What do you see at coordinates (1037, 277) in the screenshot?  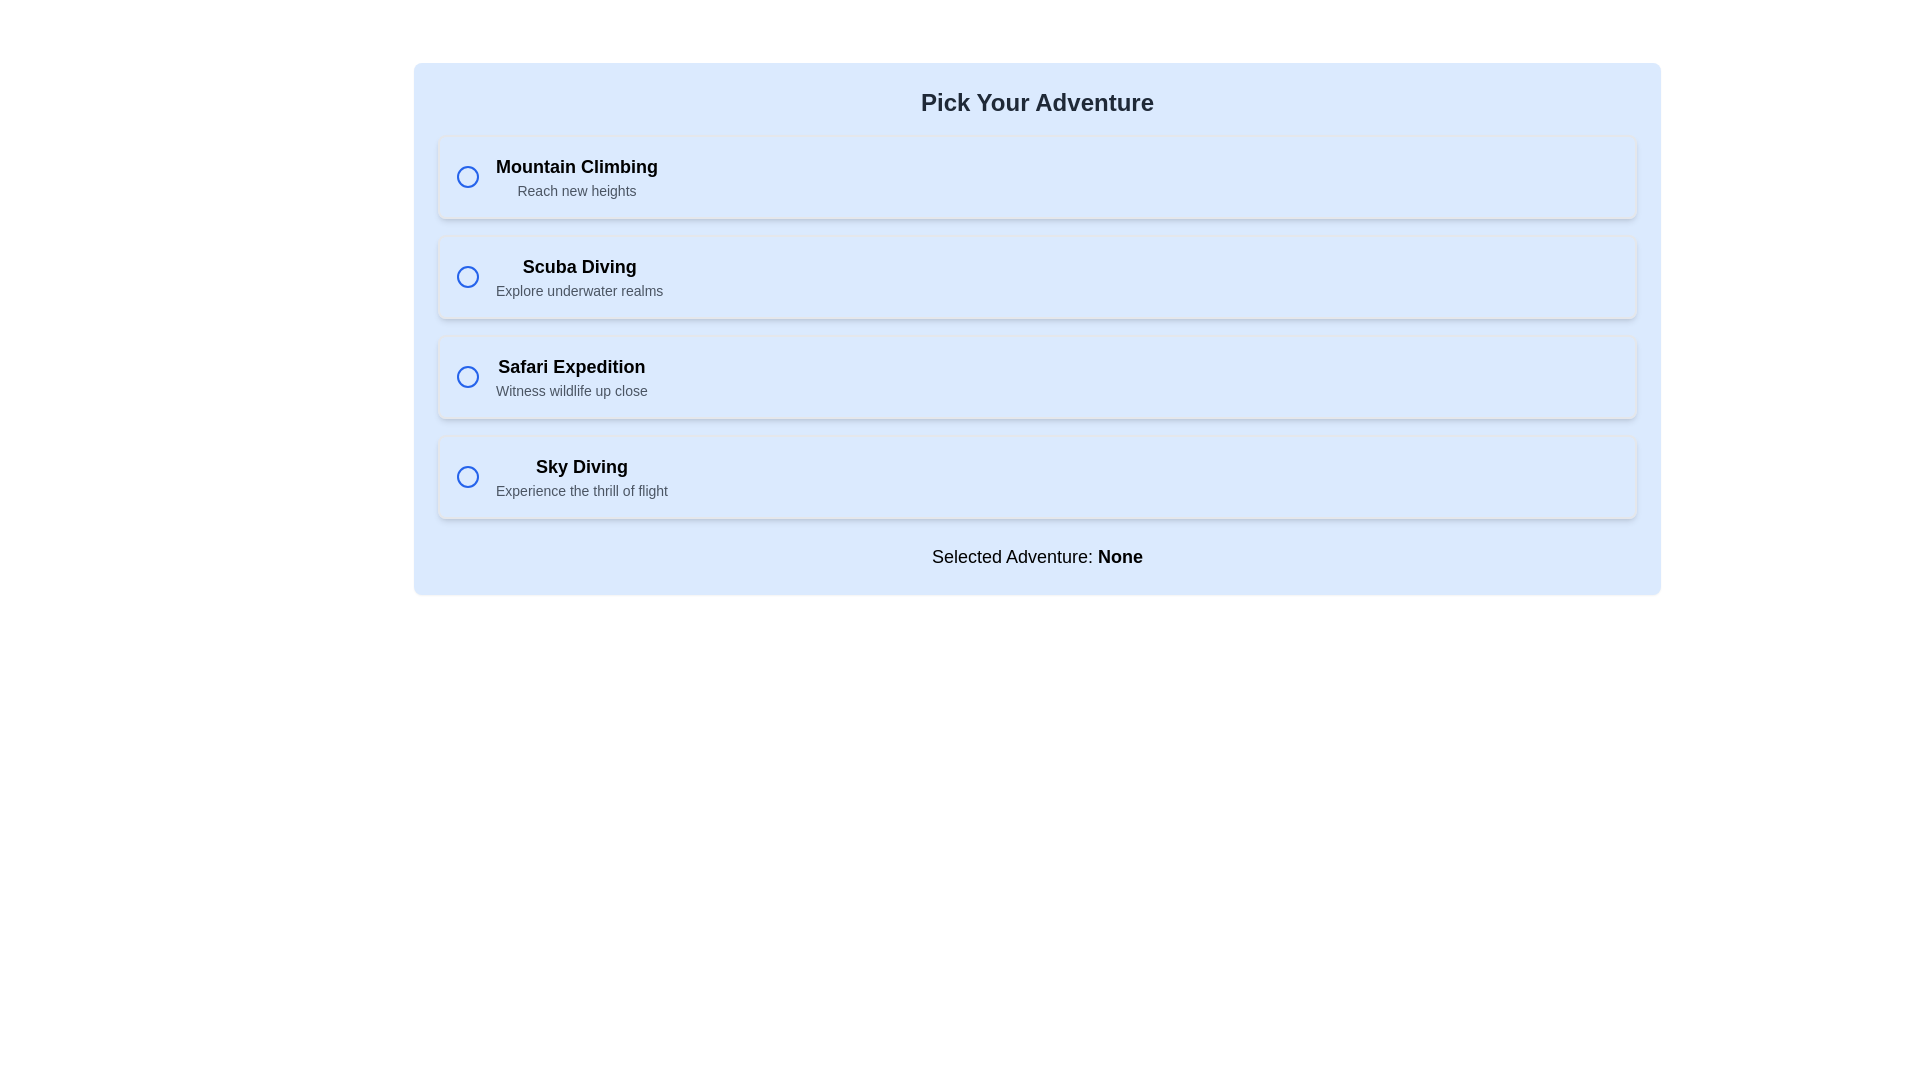 I see `the 'Scuba Diving' radio button option, which is the second entry in the list of selectable activities` at bounding box center [1037, 277].